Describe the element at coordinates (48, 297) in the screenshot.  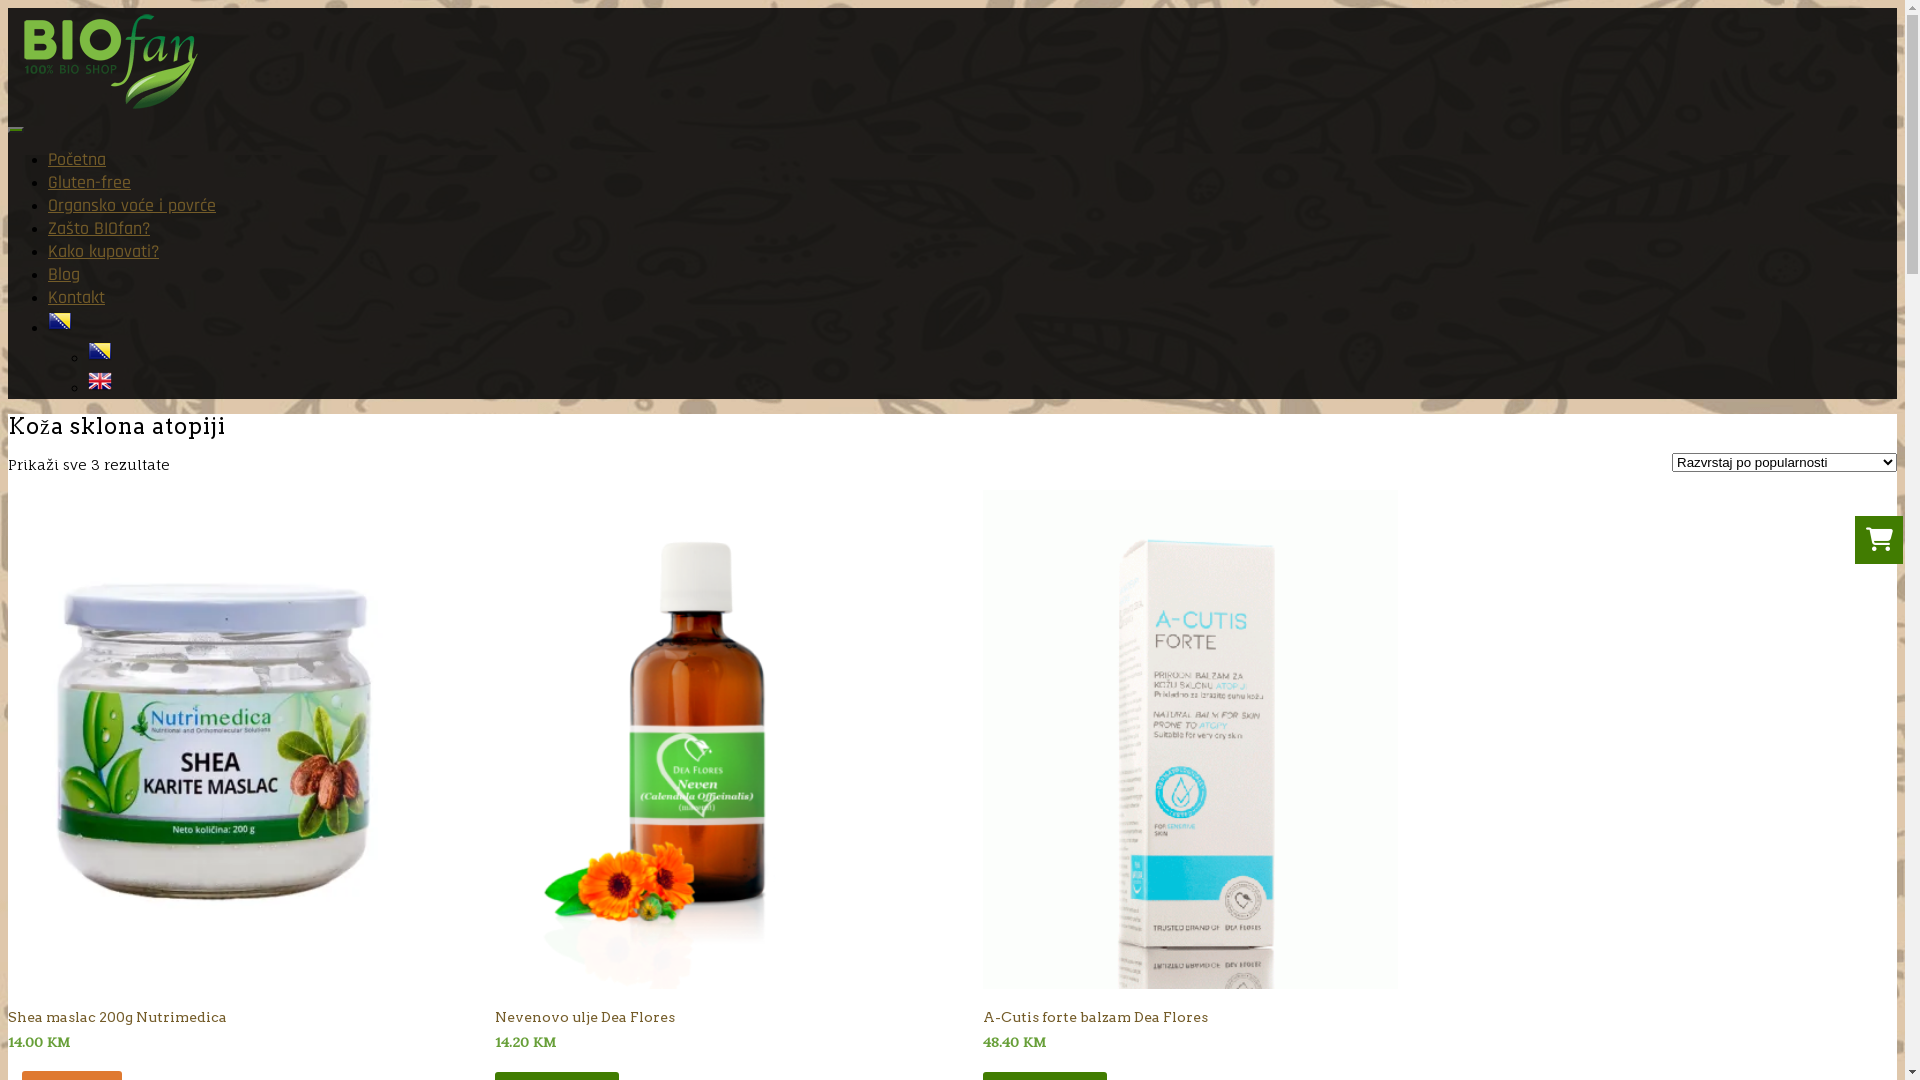
I see `'Kontakt'` at that location.